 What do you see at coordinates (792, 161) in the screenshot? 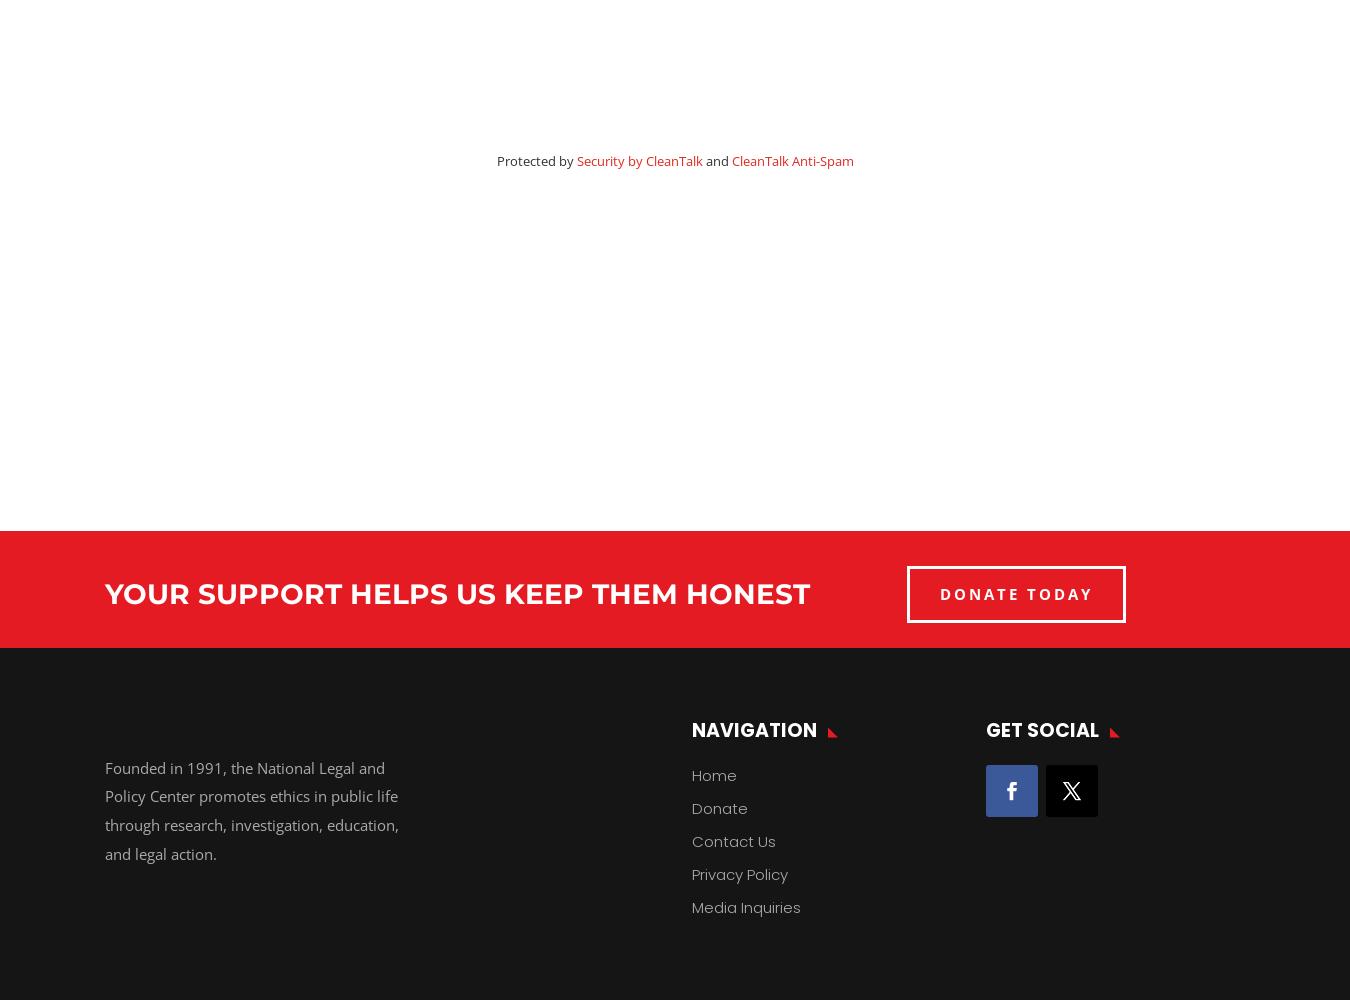
I see `'CleanTalk Anti-Spam'` at bounding box center [792, 161].